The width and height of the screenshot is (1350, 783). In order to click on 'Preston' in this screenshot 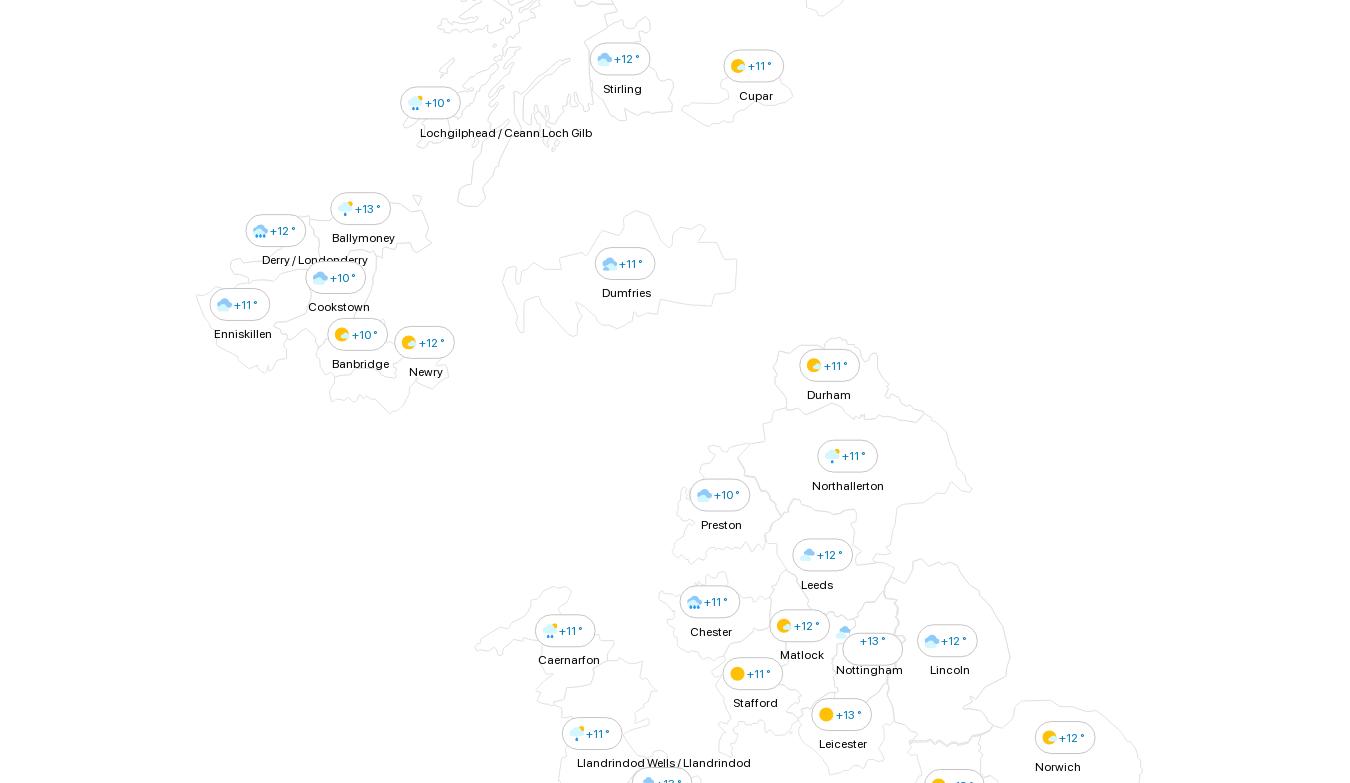, I will do `click(720, 522)`.